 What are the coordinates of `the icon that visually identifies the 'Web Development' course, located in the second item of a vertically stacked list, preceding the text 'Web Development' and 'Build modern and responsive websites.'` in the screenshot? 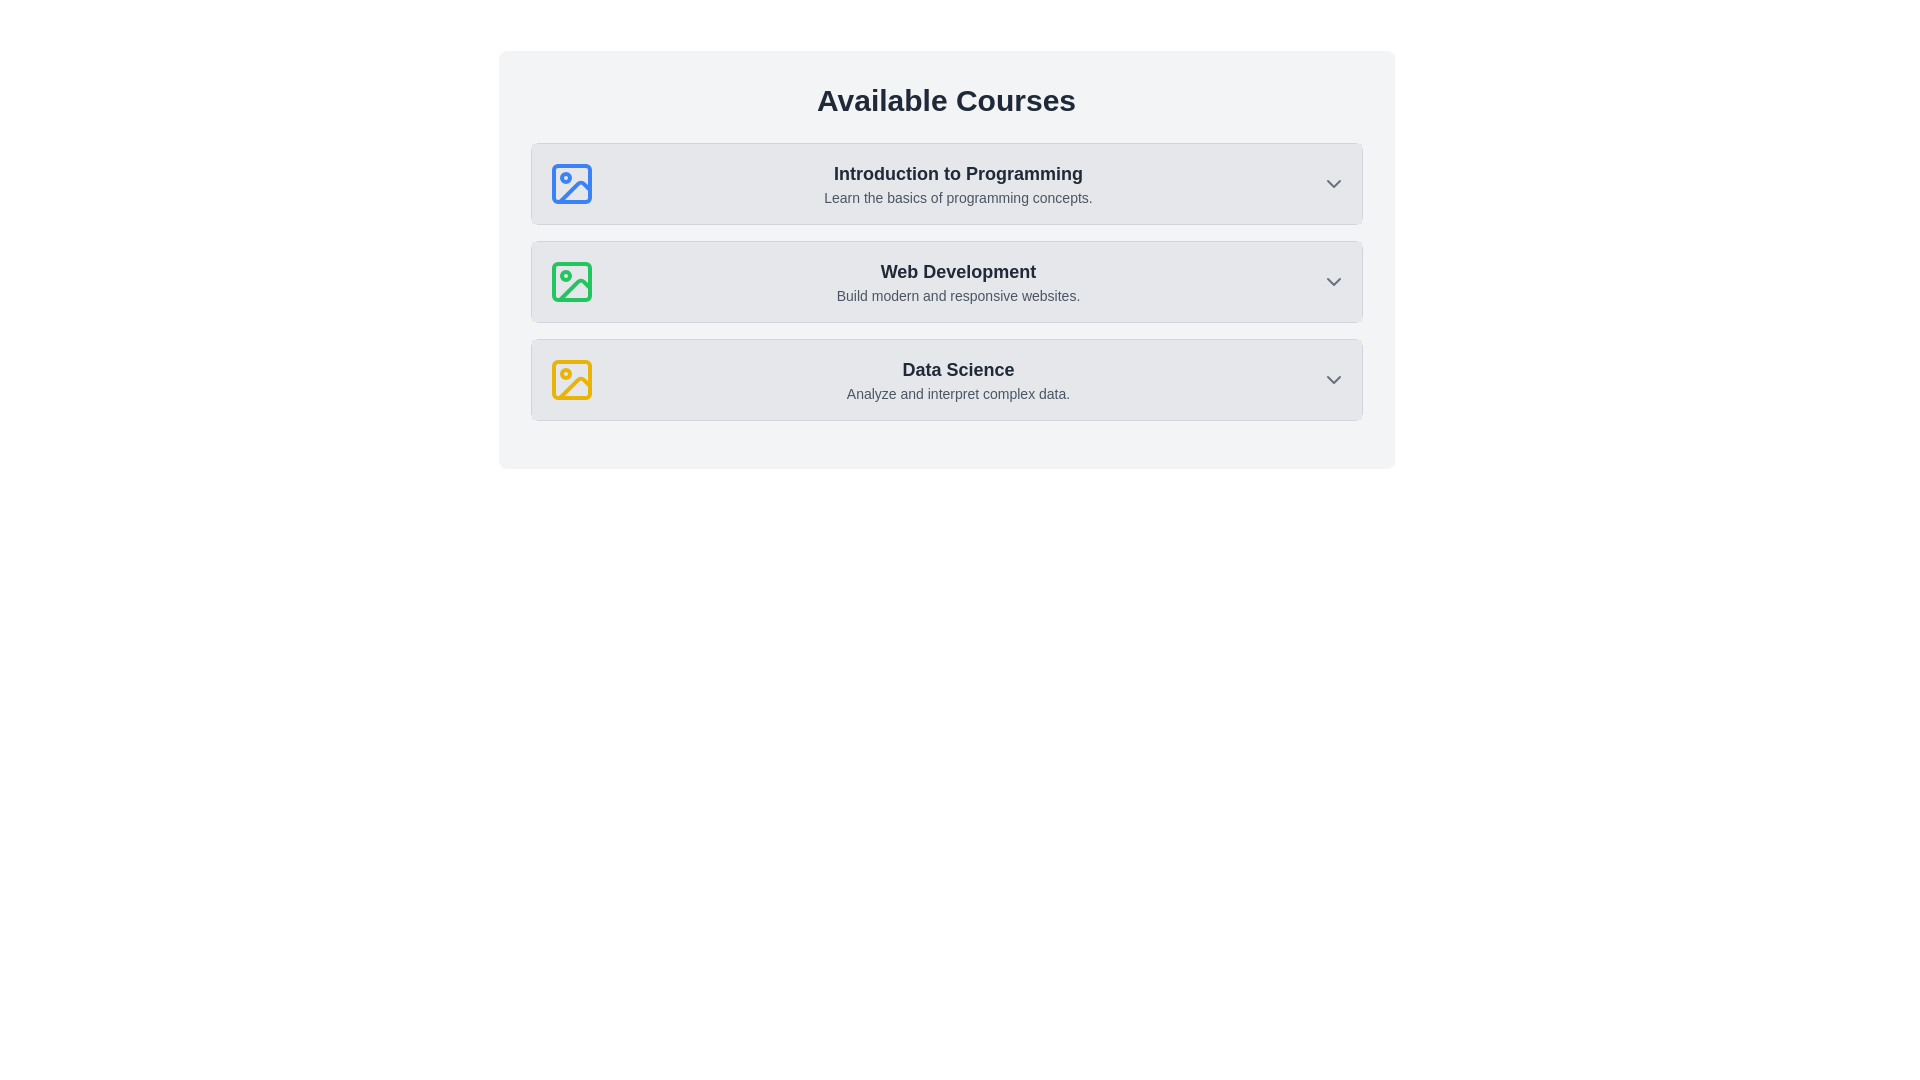 It's located at (570, 281).